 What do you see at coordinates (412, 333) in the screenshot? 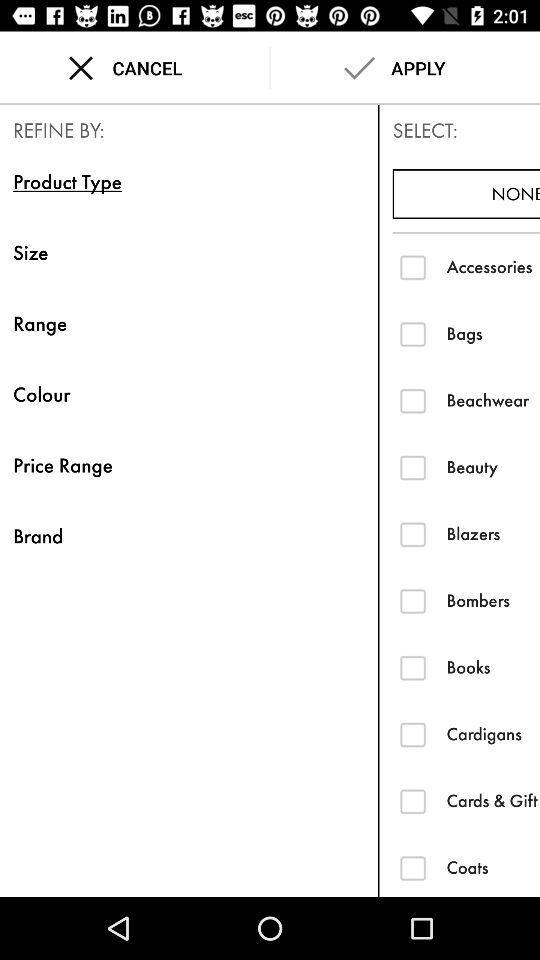
I see `check box option` at bounding box center [412, 333].